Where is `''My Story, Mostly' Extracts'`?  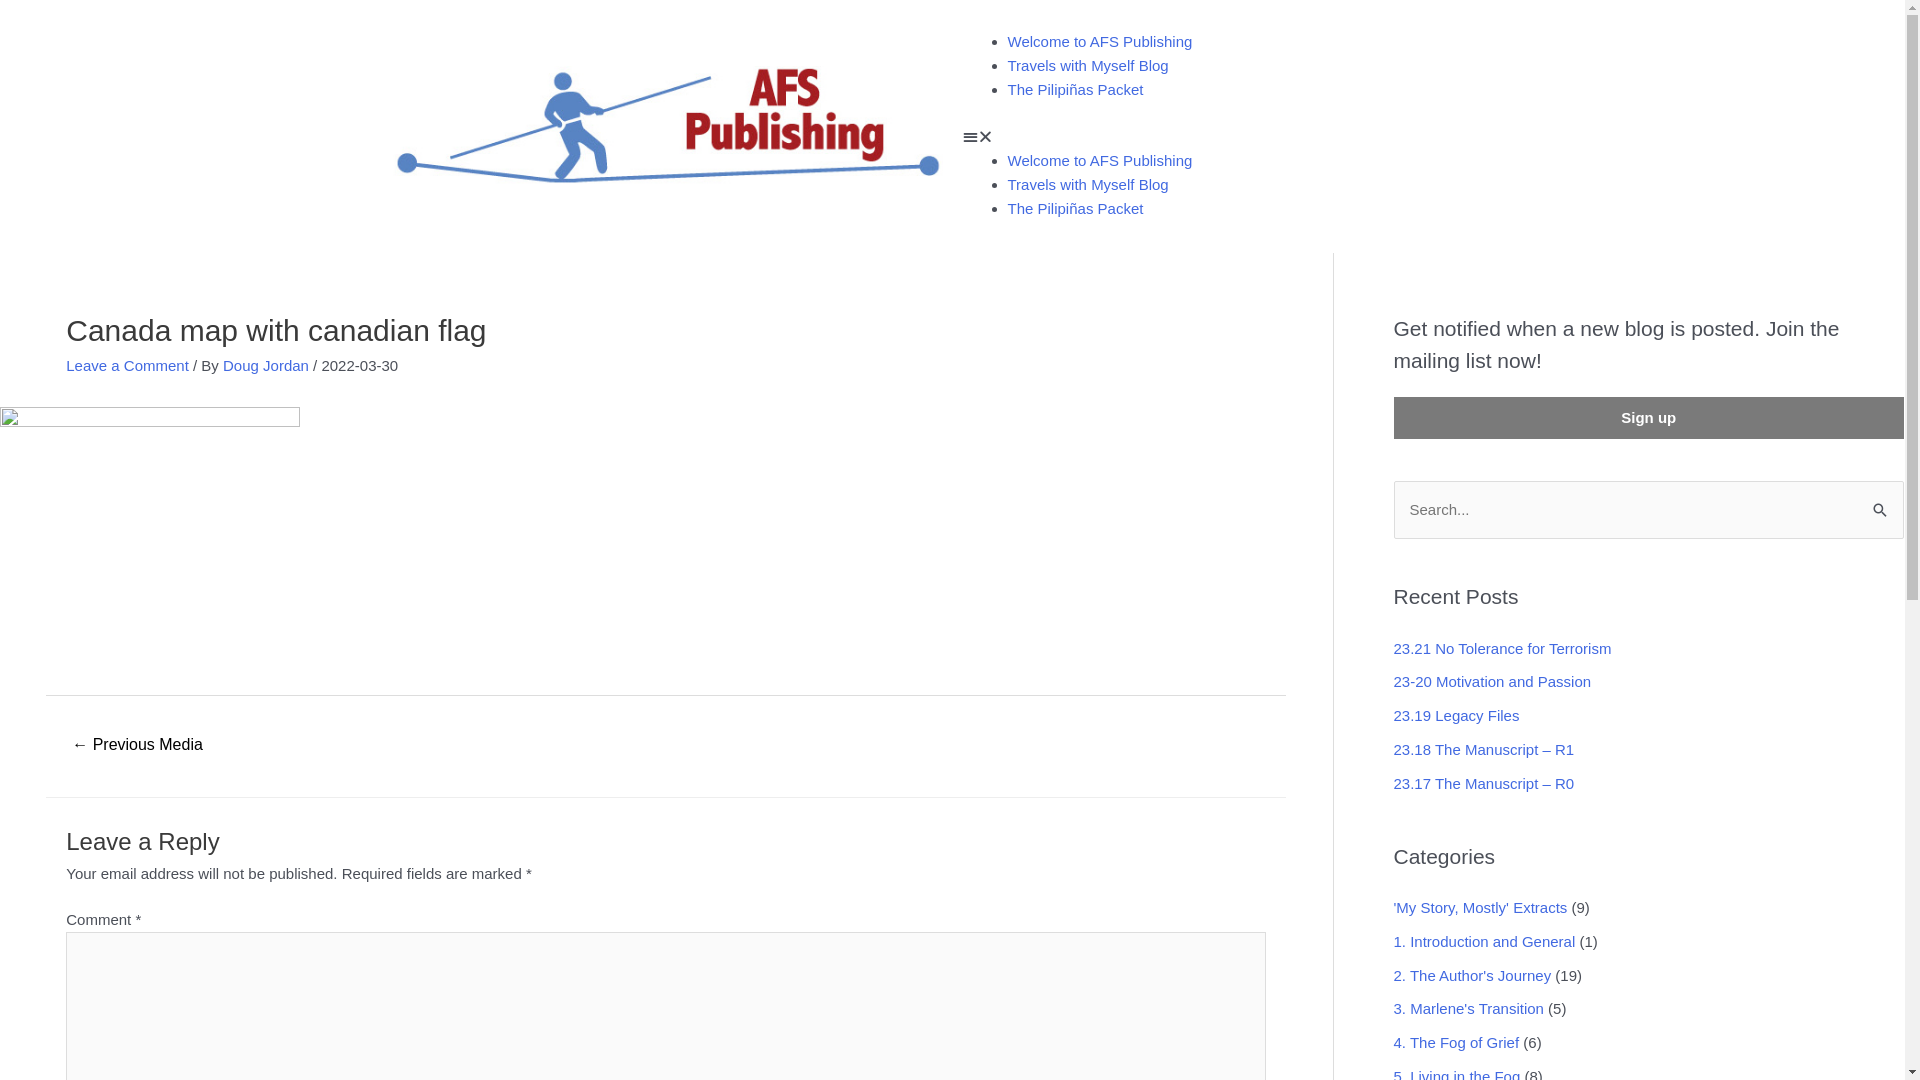
''My Story, Mostly' Extracts' is located at coordinates (1481, 907).